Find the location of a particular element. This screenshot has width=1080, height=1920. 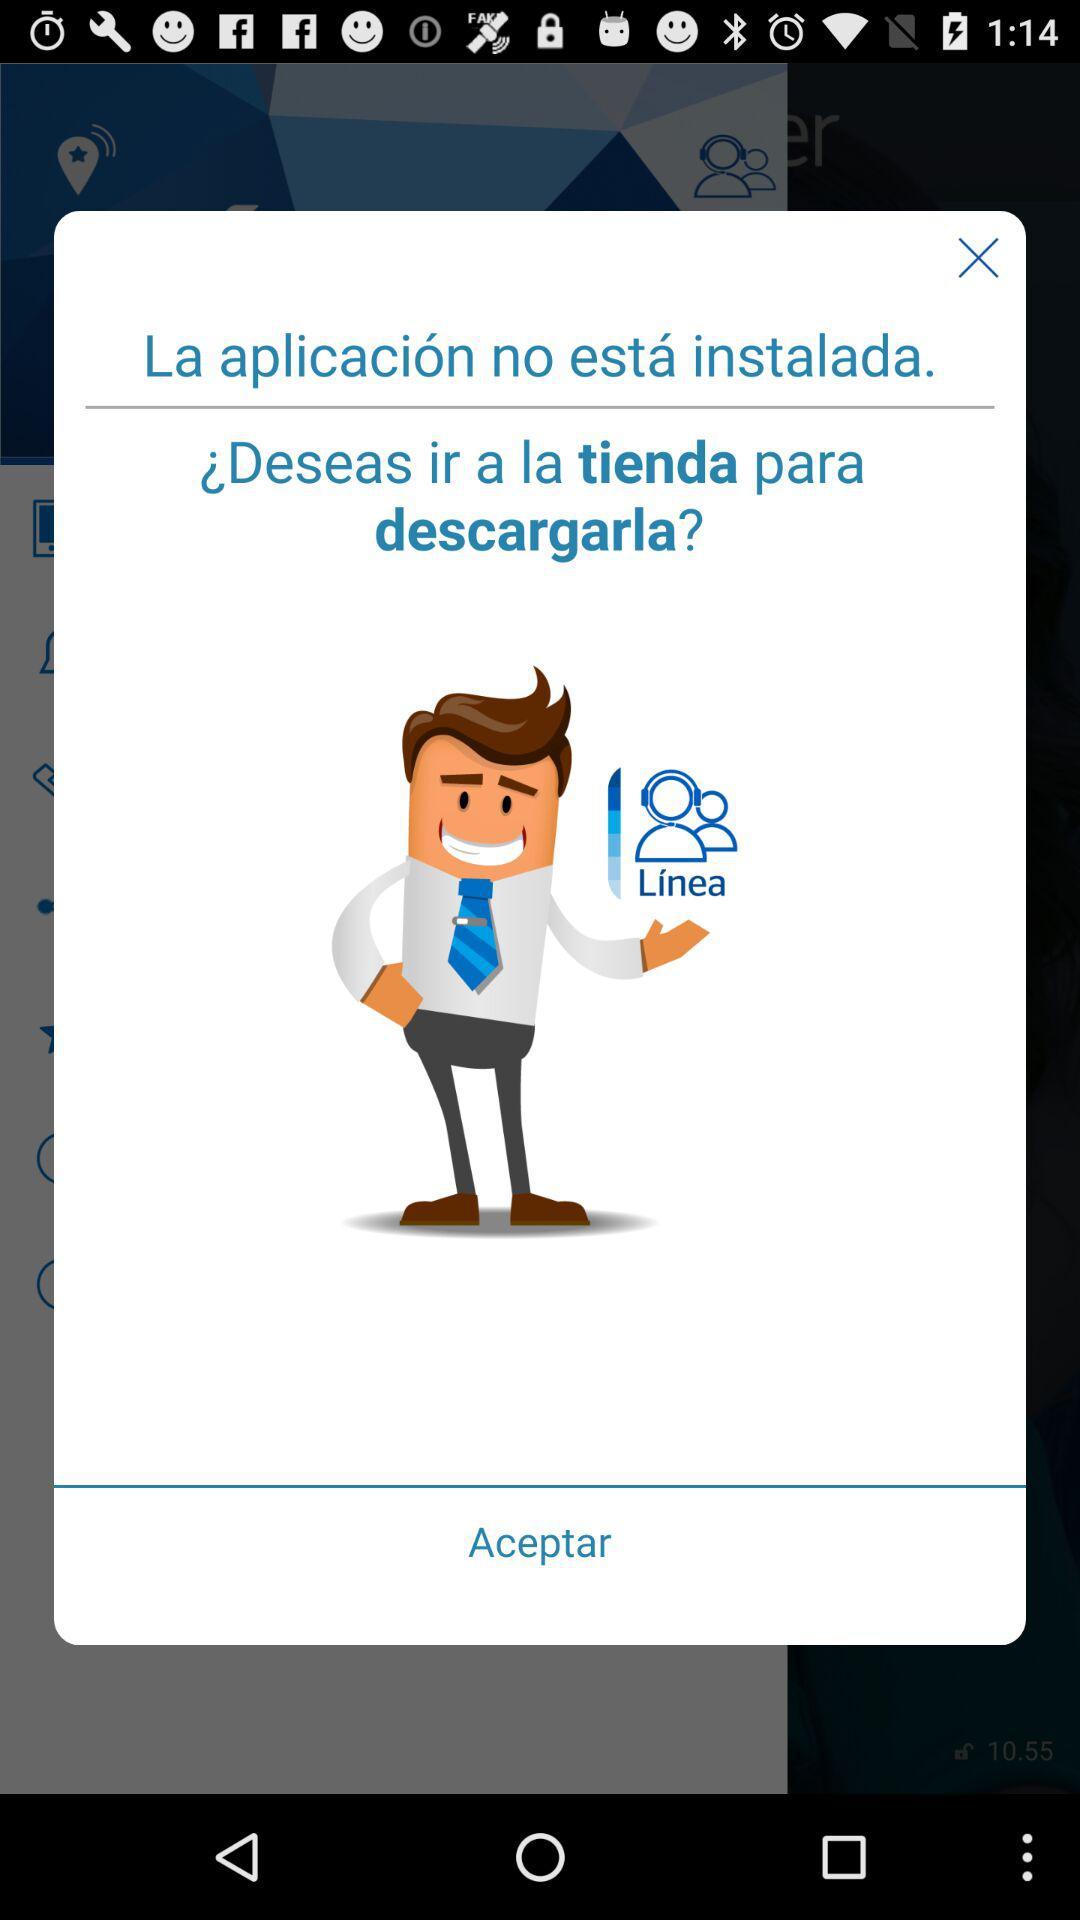

out is located at coordinates (977, 257).